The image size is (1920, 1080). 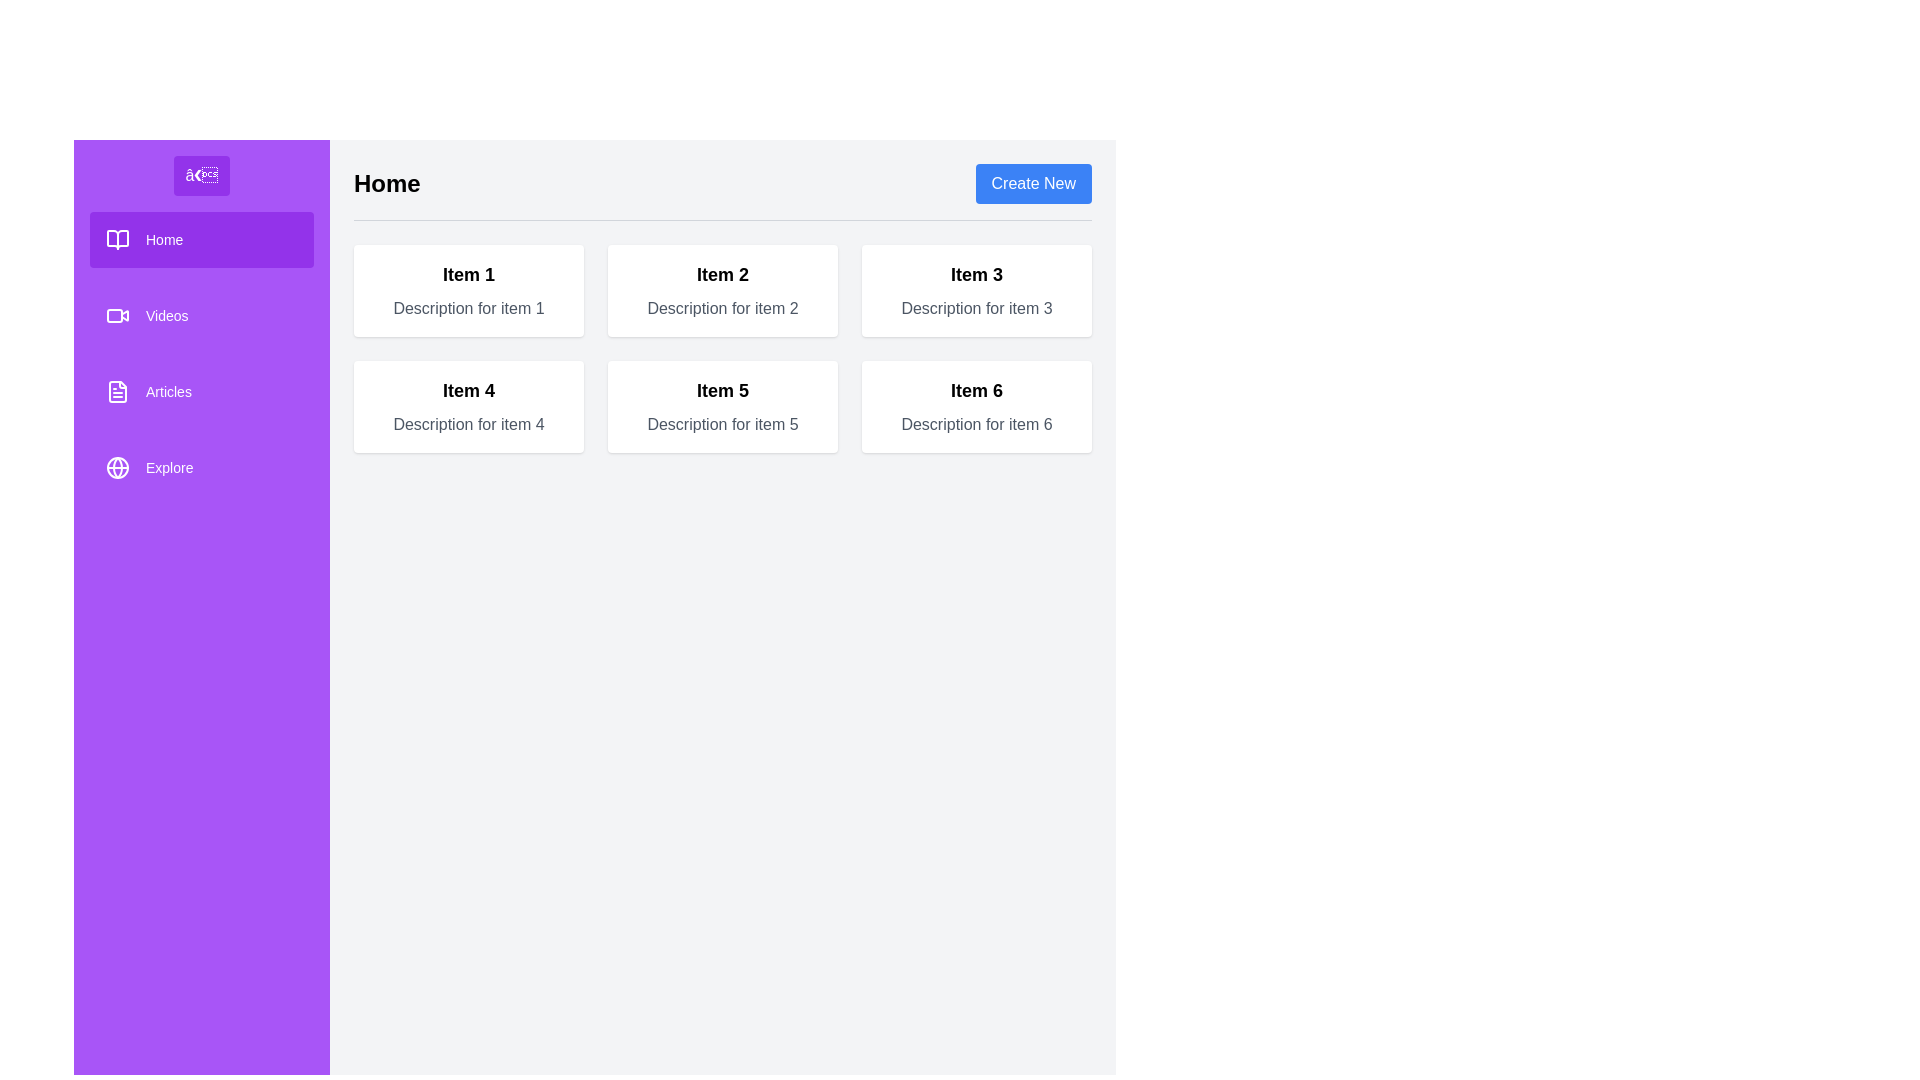 What do you see at coordinates (117, 238) in the screenshot?
I see `the 'Home' icon in the navigation bar` at bounding box center [117, 238].